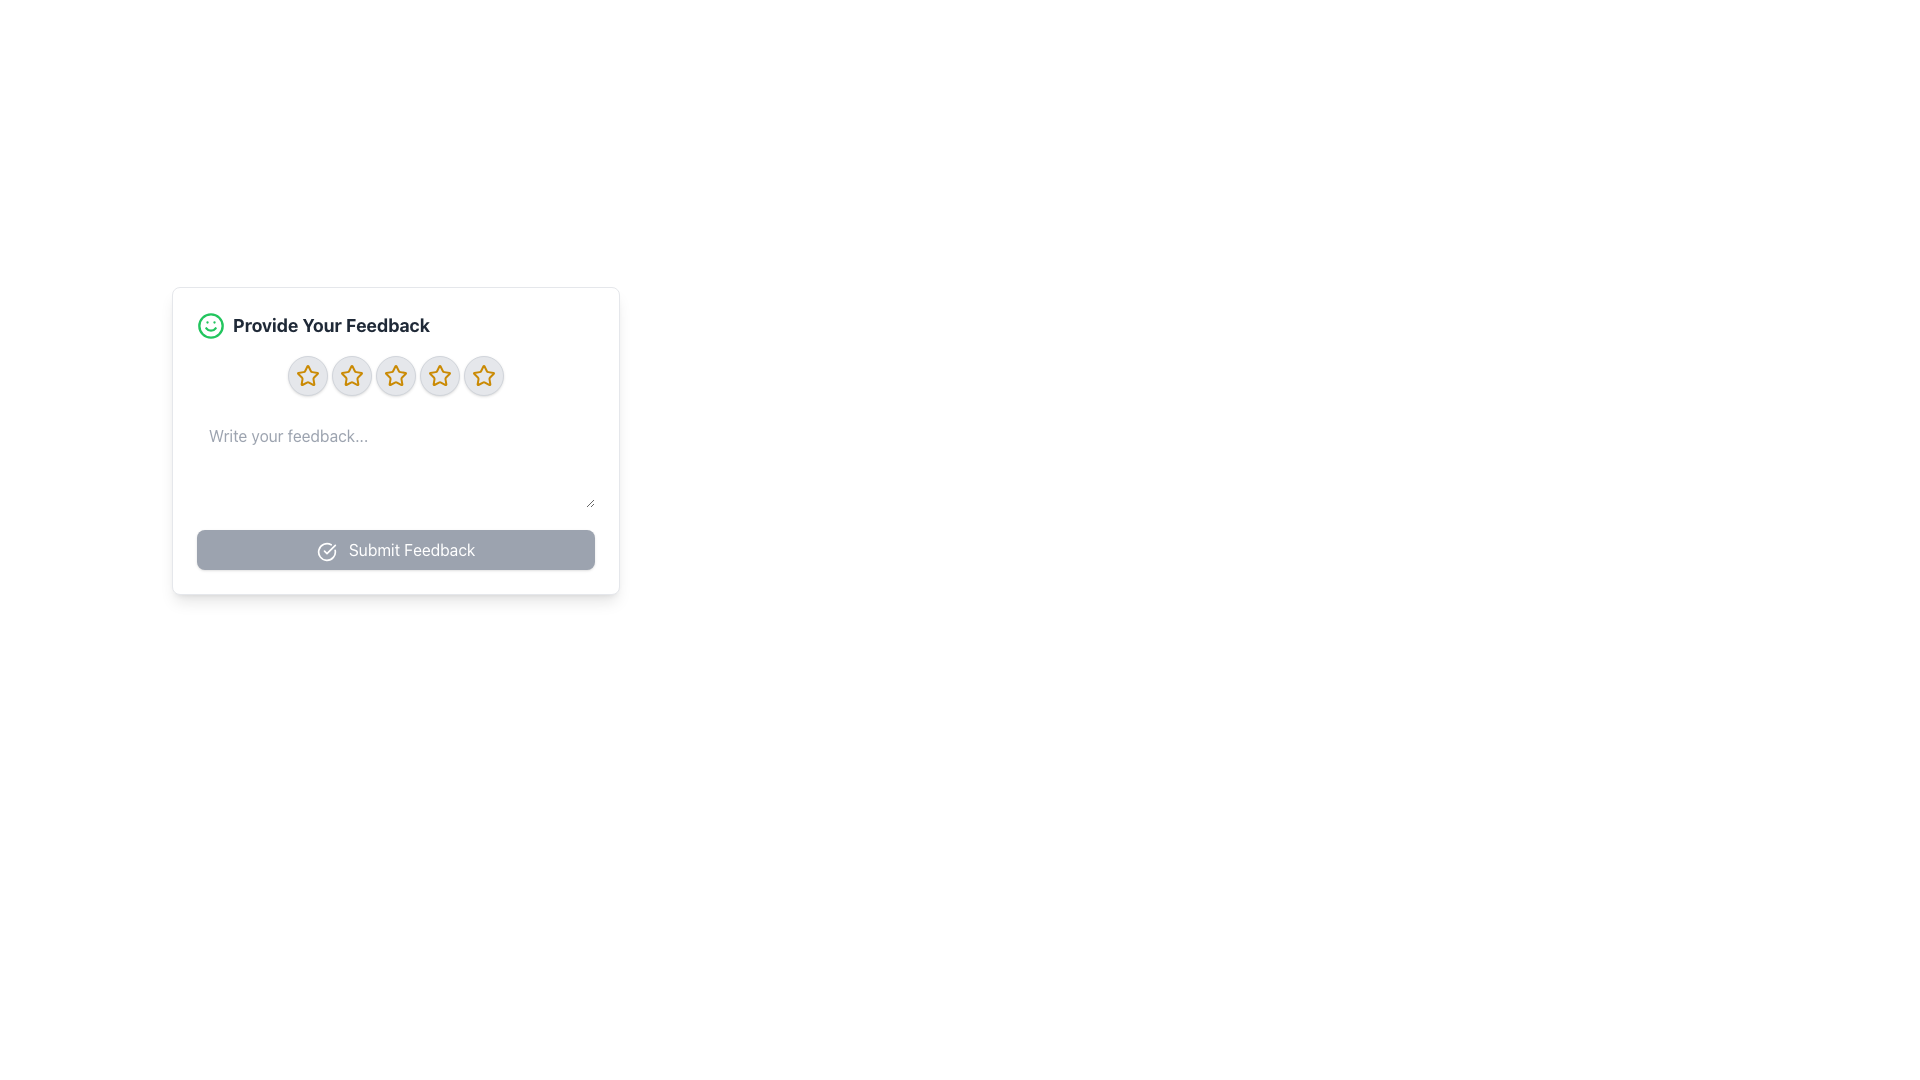 The height and width of the screenshot is (1080, 1920). I want to click on the third yellow rating star icon from the left in the feedback form, which is part of a cluster of five stars used for rating, so click(395, 375).